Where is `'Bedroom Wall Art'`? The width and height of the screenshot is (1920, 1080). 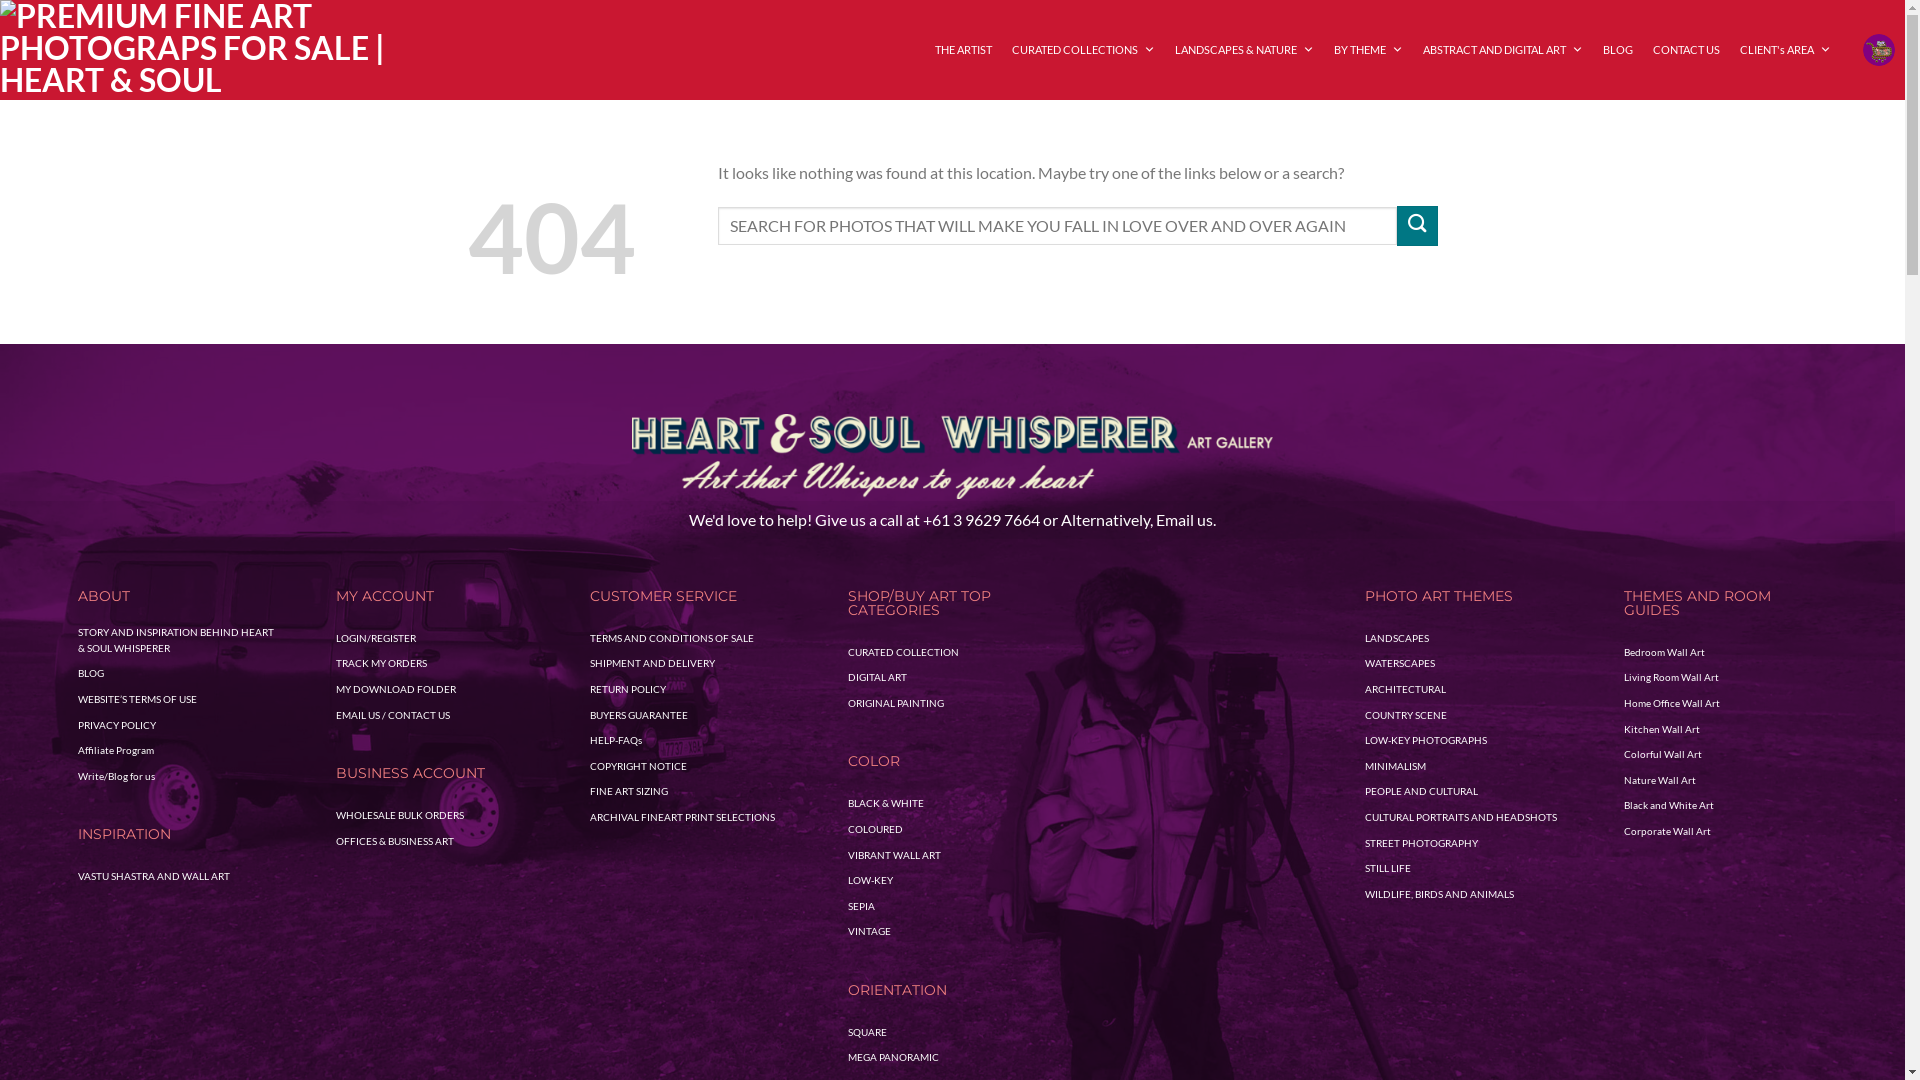
'Bedroom Wall Art' is located at coordinates (1664, 651).